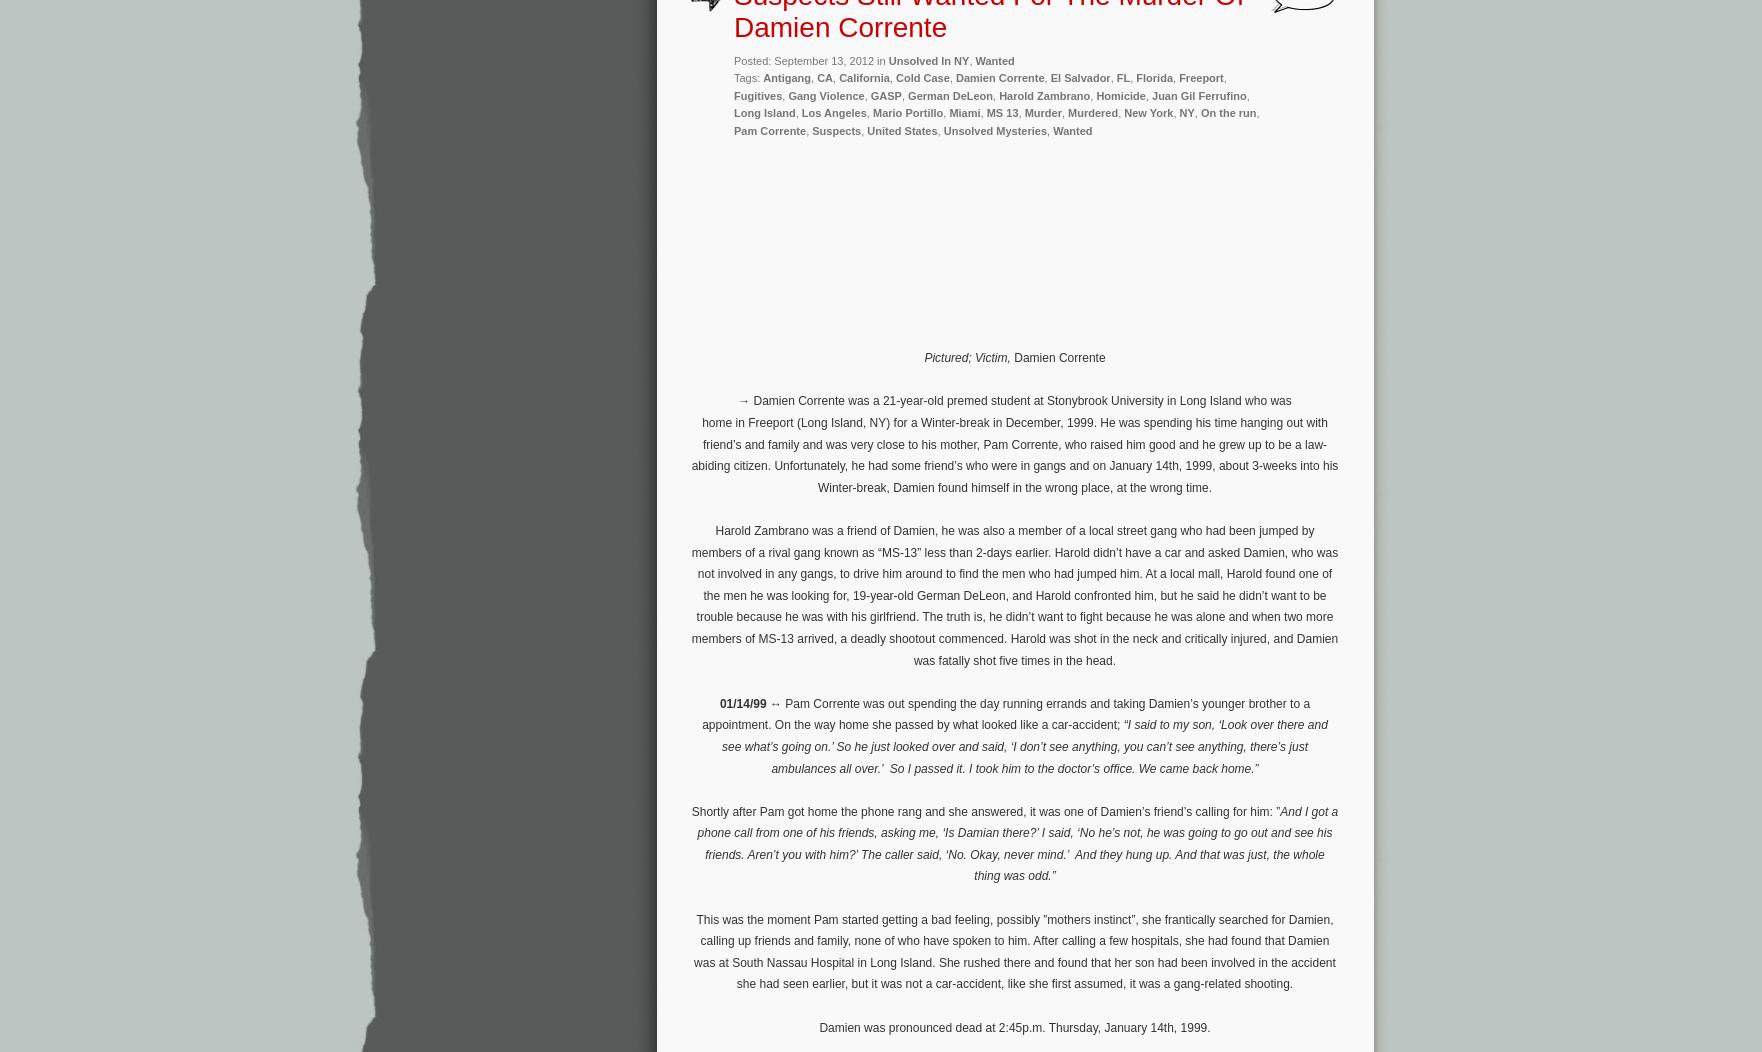 The width and height of the screenshot is (1762, 1052). Describe the element at coordinates (1014, 950) in the screenshot. I see `'This was the moment Pam started getting a bad feeling, possibly ”mothers instinct”, she frantically searched for Damien, calling up friends and family, none of who have spoken to him. After calling a few hospitals, she had found that Damien was at South Nassau Hospital in Long Island. She rushed there and found that her son had been involved in the accident she had seen earlier, but it was not a car-accident, like she first assumed, it was a gang-related shooting.'` at that location.